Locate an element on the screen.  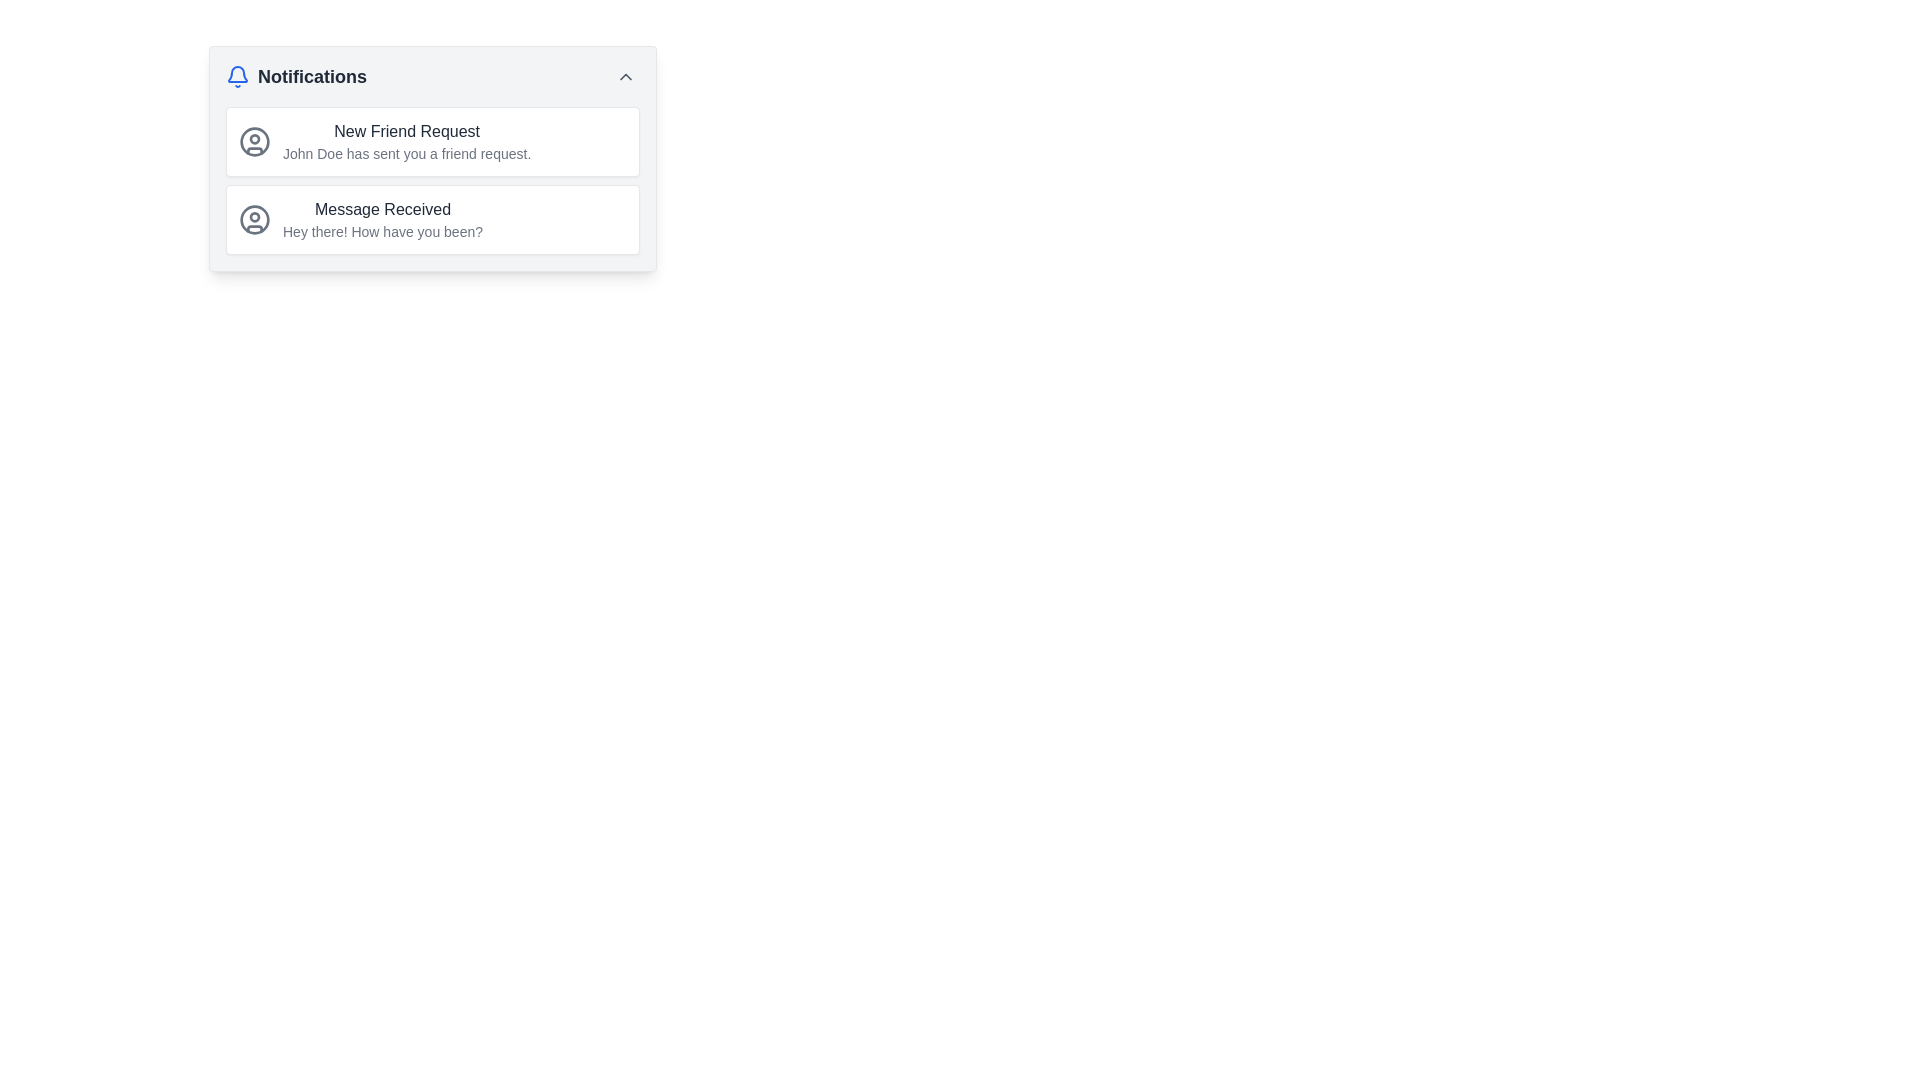
text from the Text Label displaying 'Message Received', which is centered above a smaller gray text in the notification list is located at coordinates (383, 209).